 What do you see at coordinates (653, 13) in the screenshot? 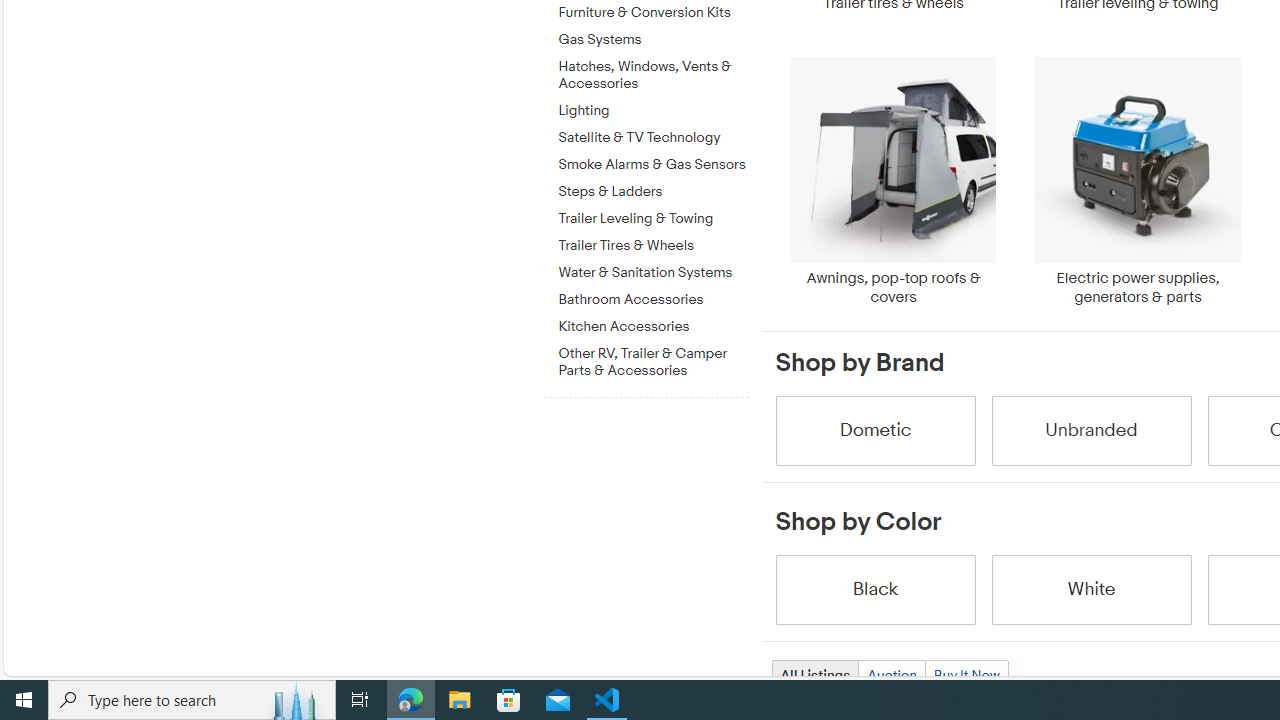
I see `'Furniture & Conversion Kits'` at bounding box center [653, 13].